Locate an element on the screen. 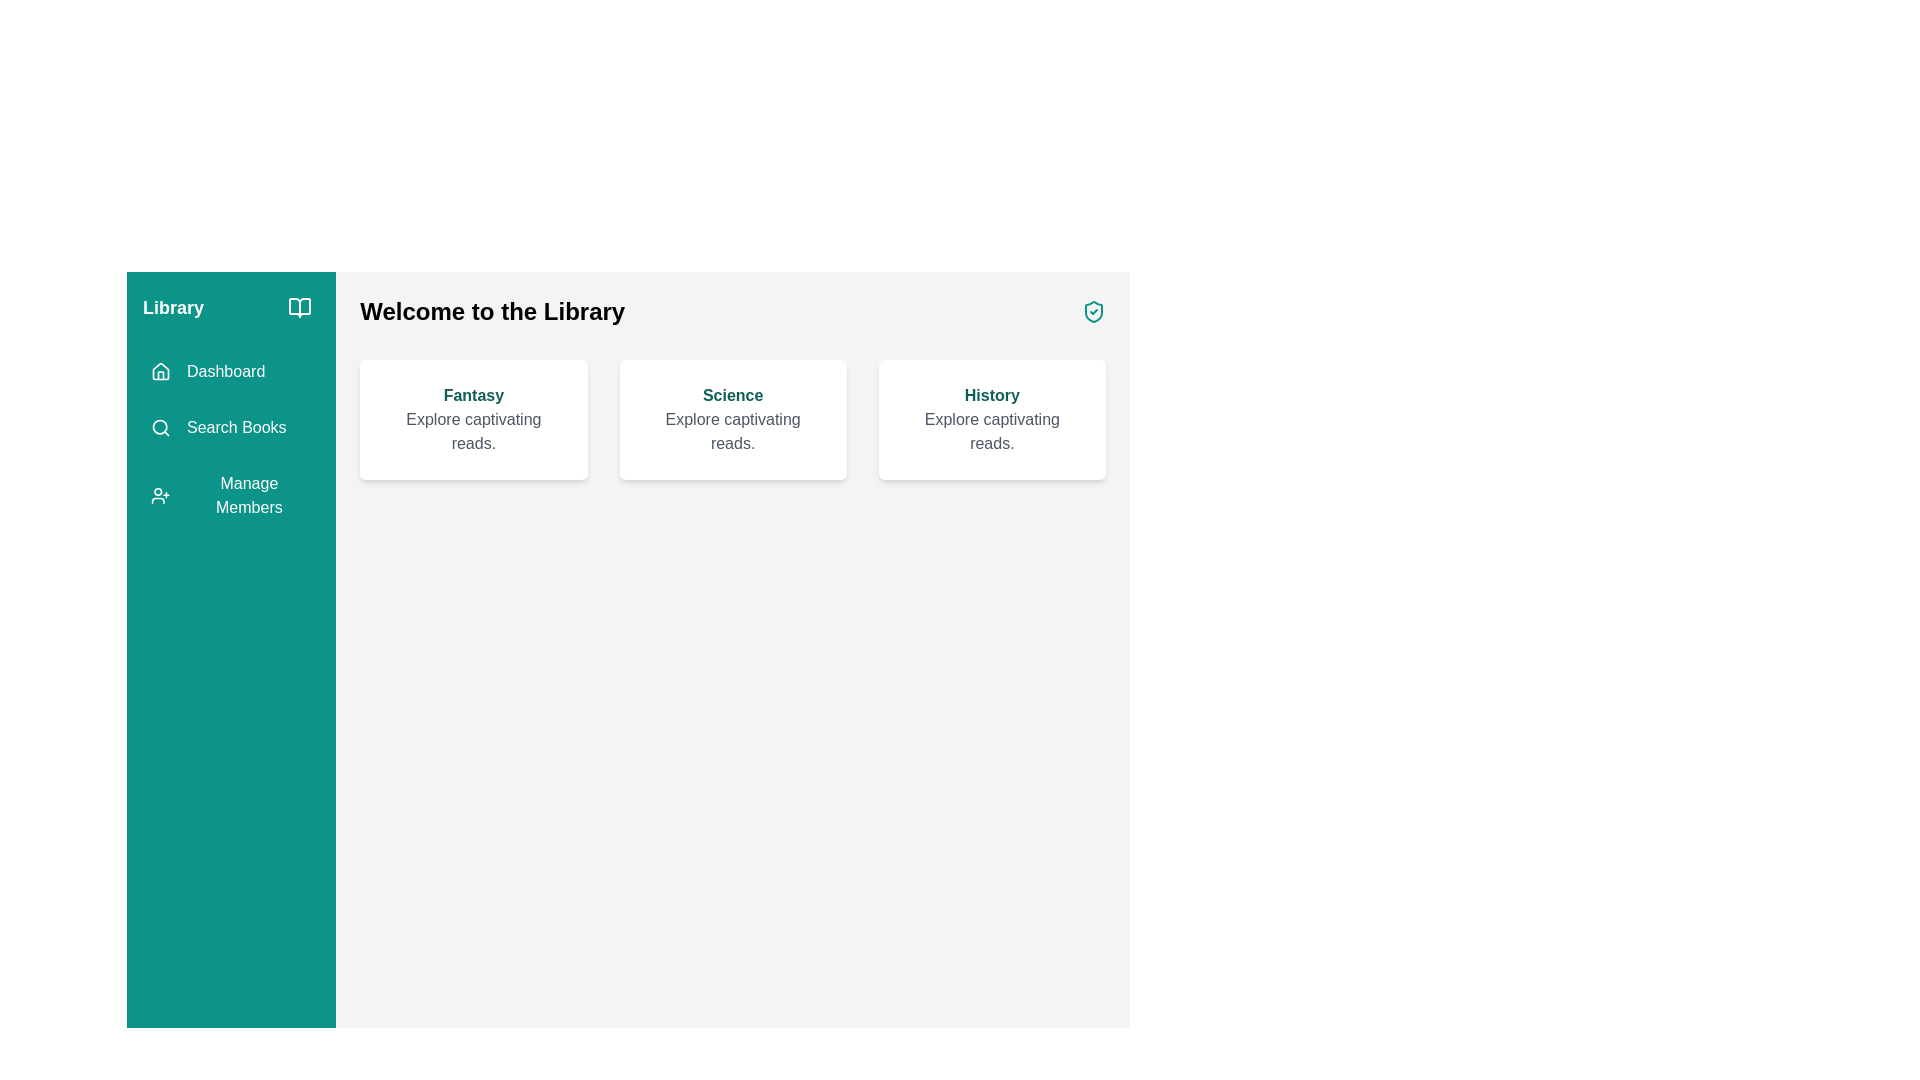 Image resolution: width=1920 pixels, height=1080 pixels. the label indicating the option to search for books in the sidebar menu, which is adjacent to a magnifying glass icon is located at coordinates (236, 427).